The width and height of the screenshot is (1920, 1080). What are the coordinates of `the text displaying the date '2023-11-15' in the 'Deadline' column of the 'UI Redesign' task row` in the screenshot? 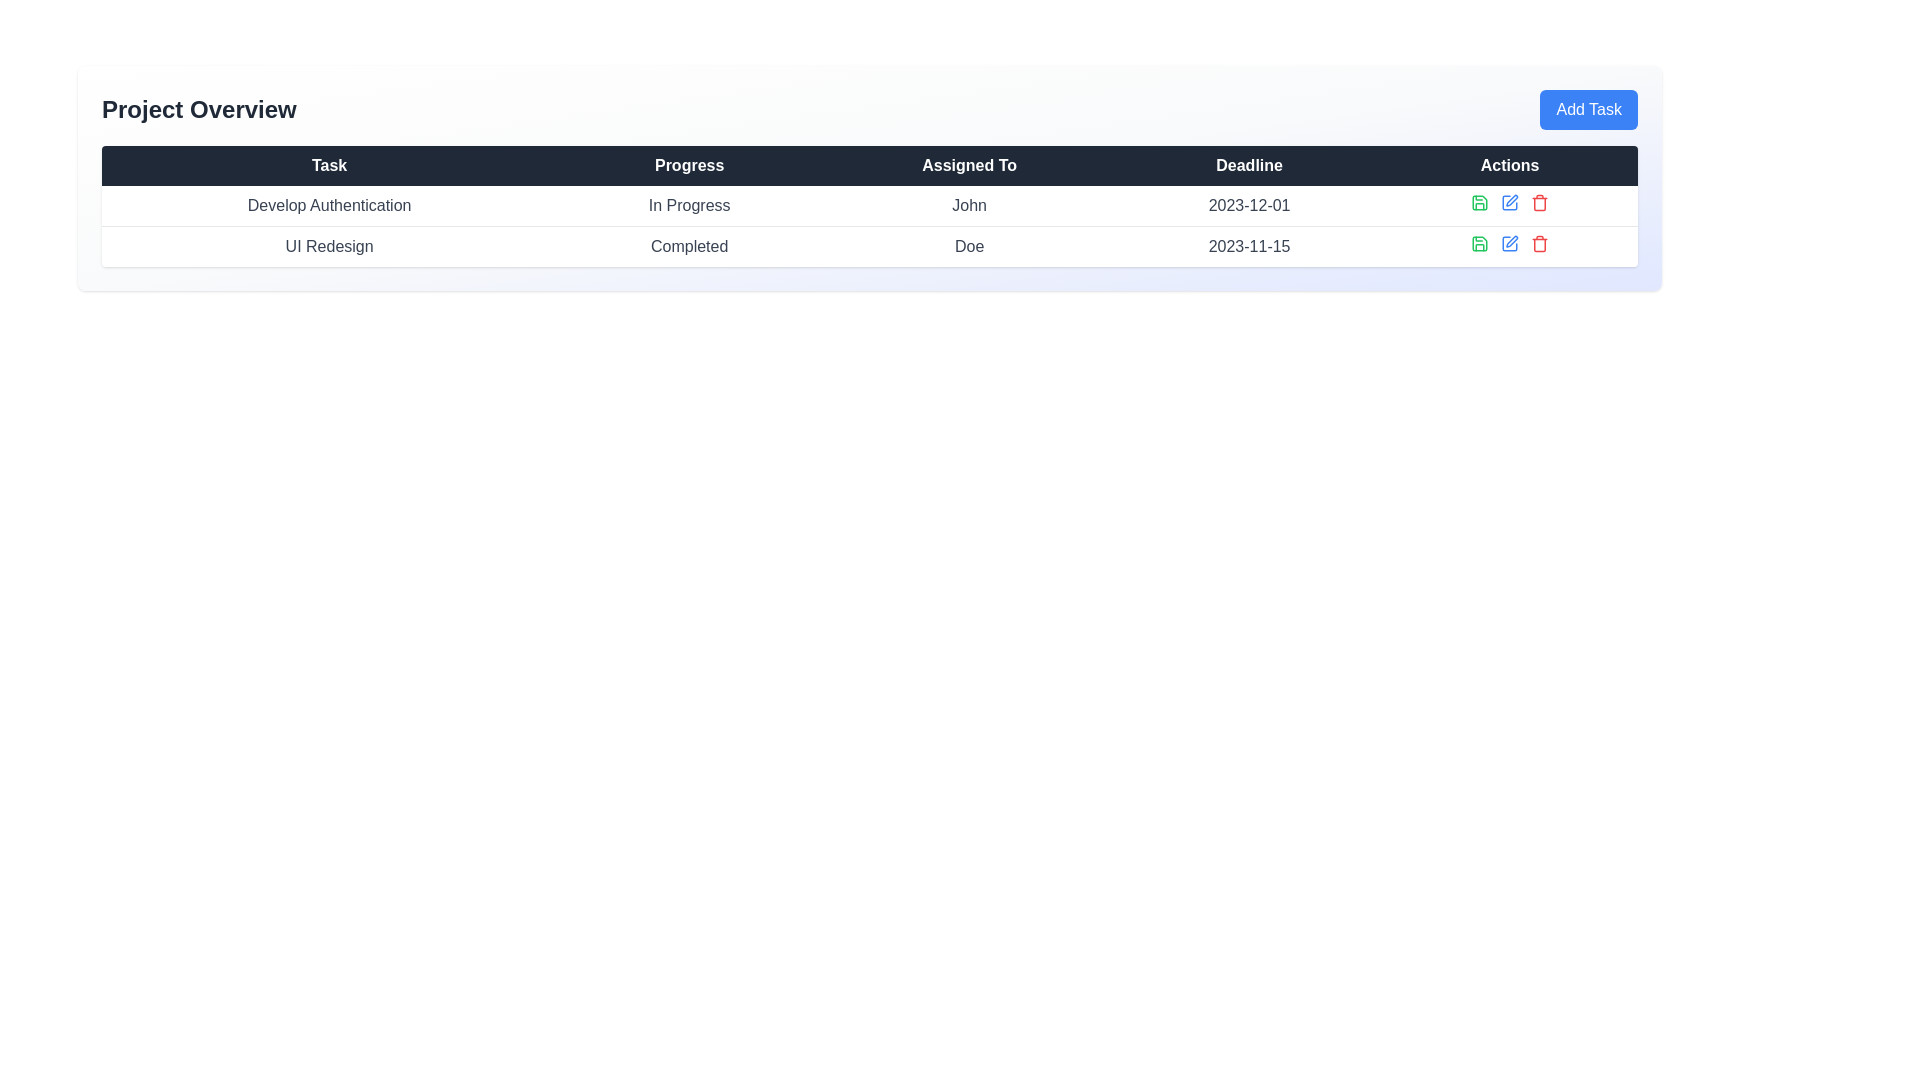 It's located at (1248, 245).